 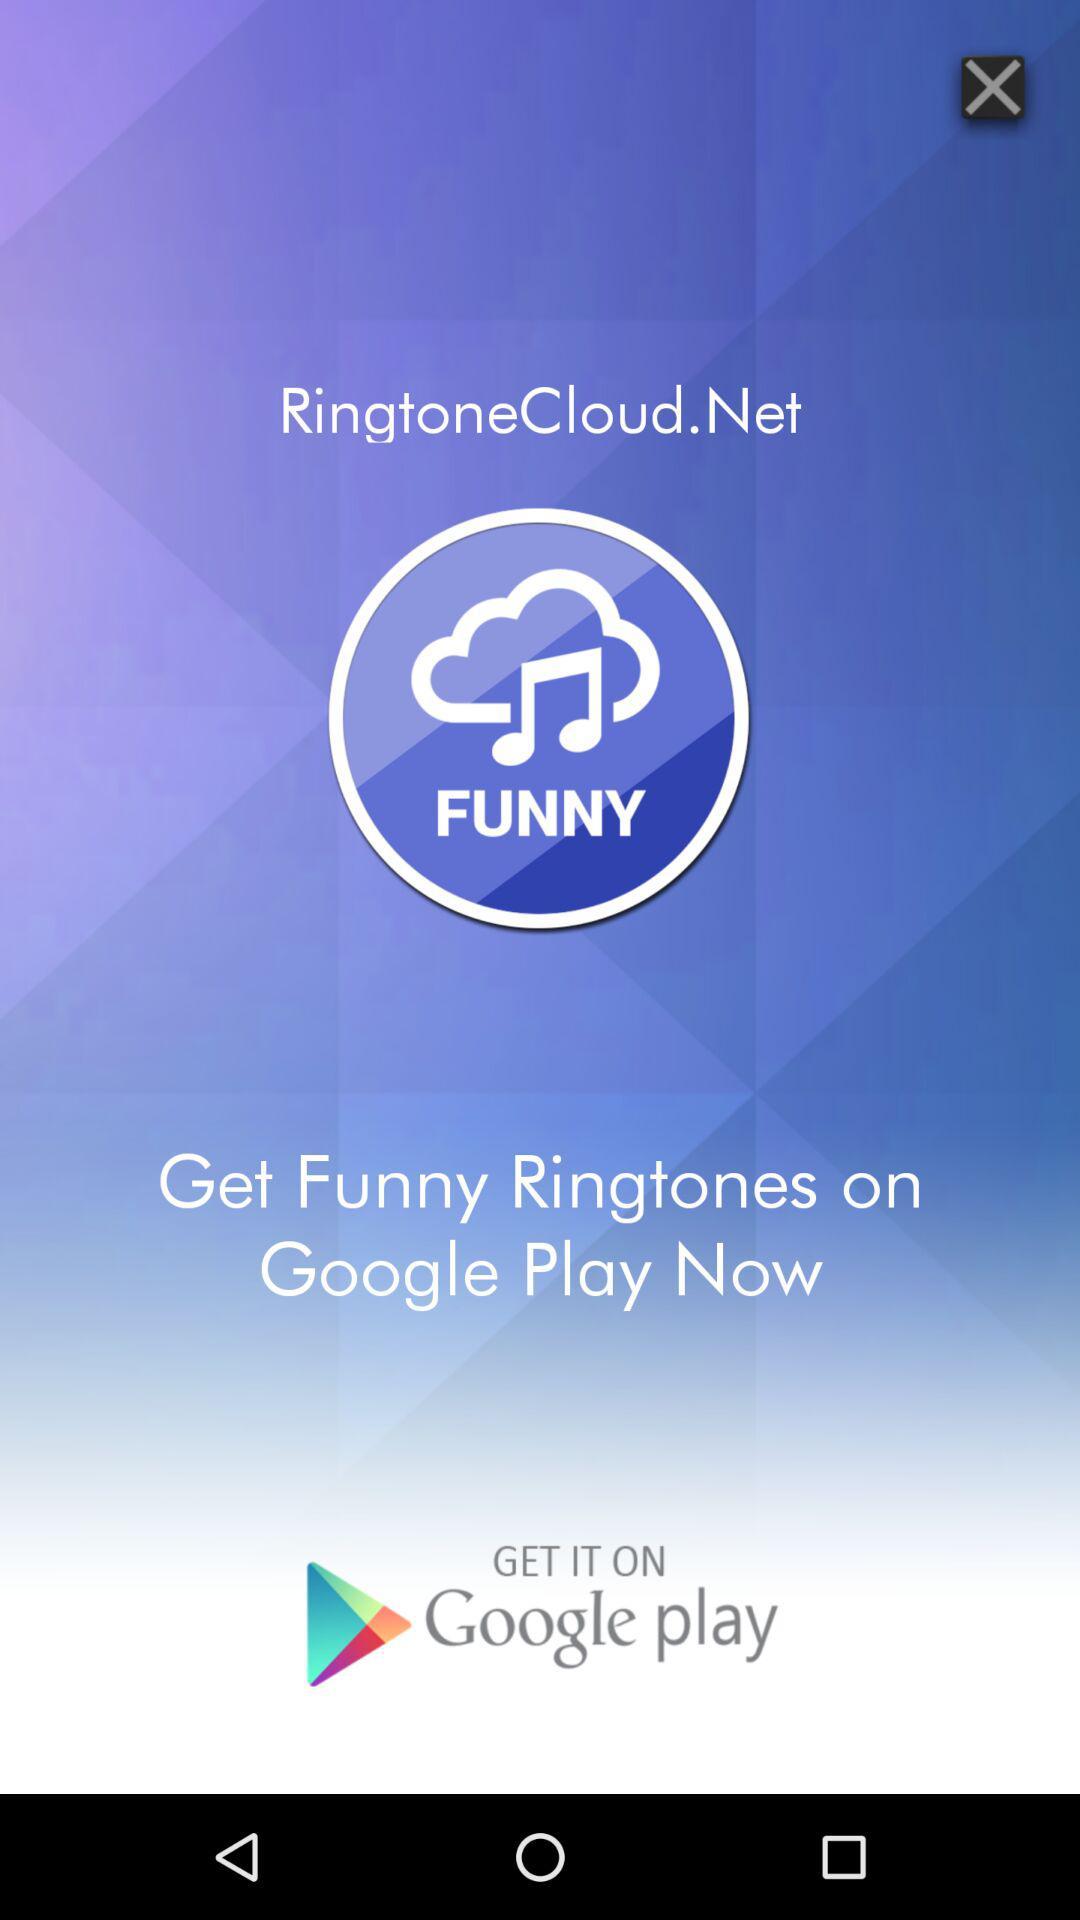 What do you see at coordinates (992, 85) in the screenshot?
I see `advertisement` at bounding box center [992, 85].